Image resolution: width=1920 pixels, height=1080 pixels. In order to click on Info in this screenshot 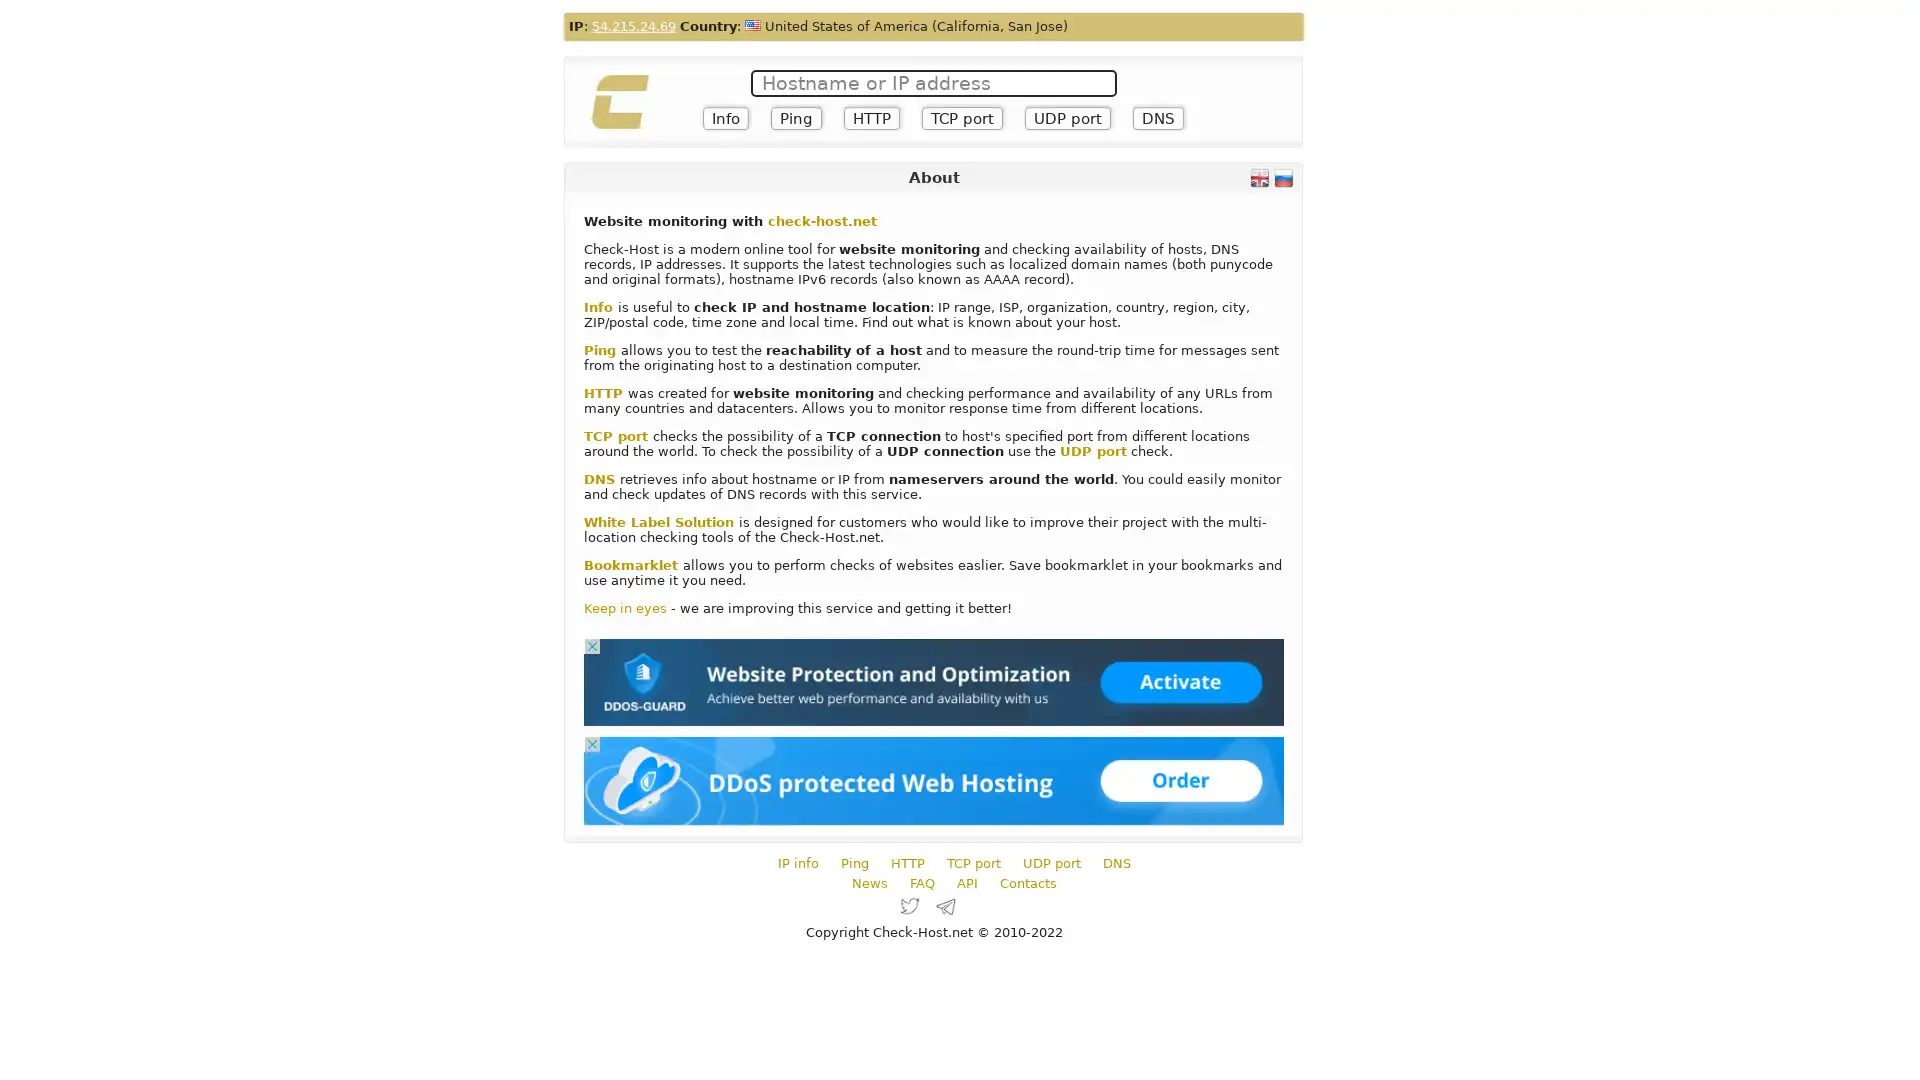, I will do `click(723, 118)`.